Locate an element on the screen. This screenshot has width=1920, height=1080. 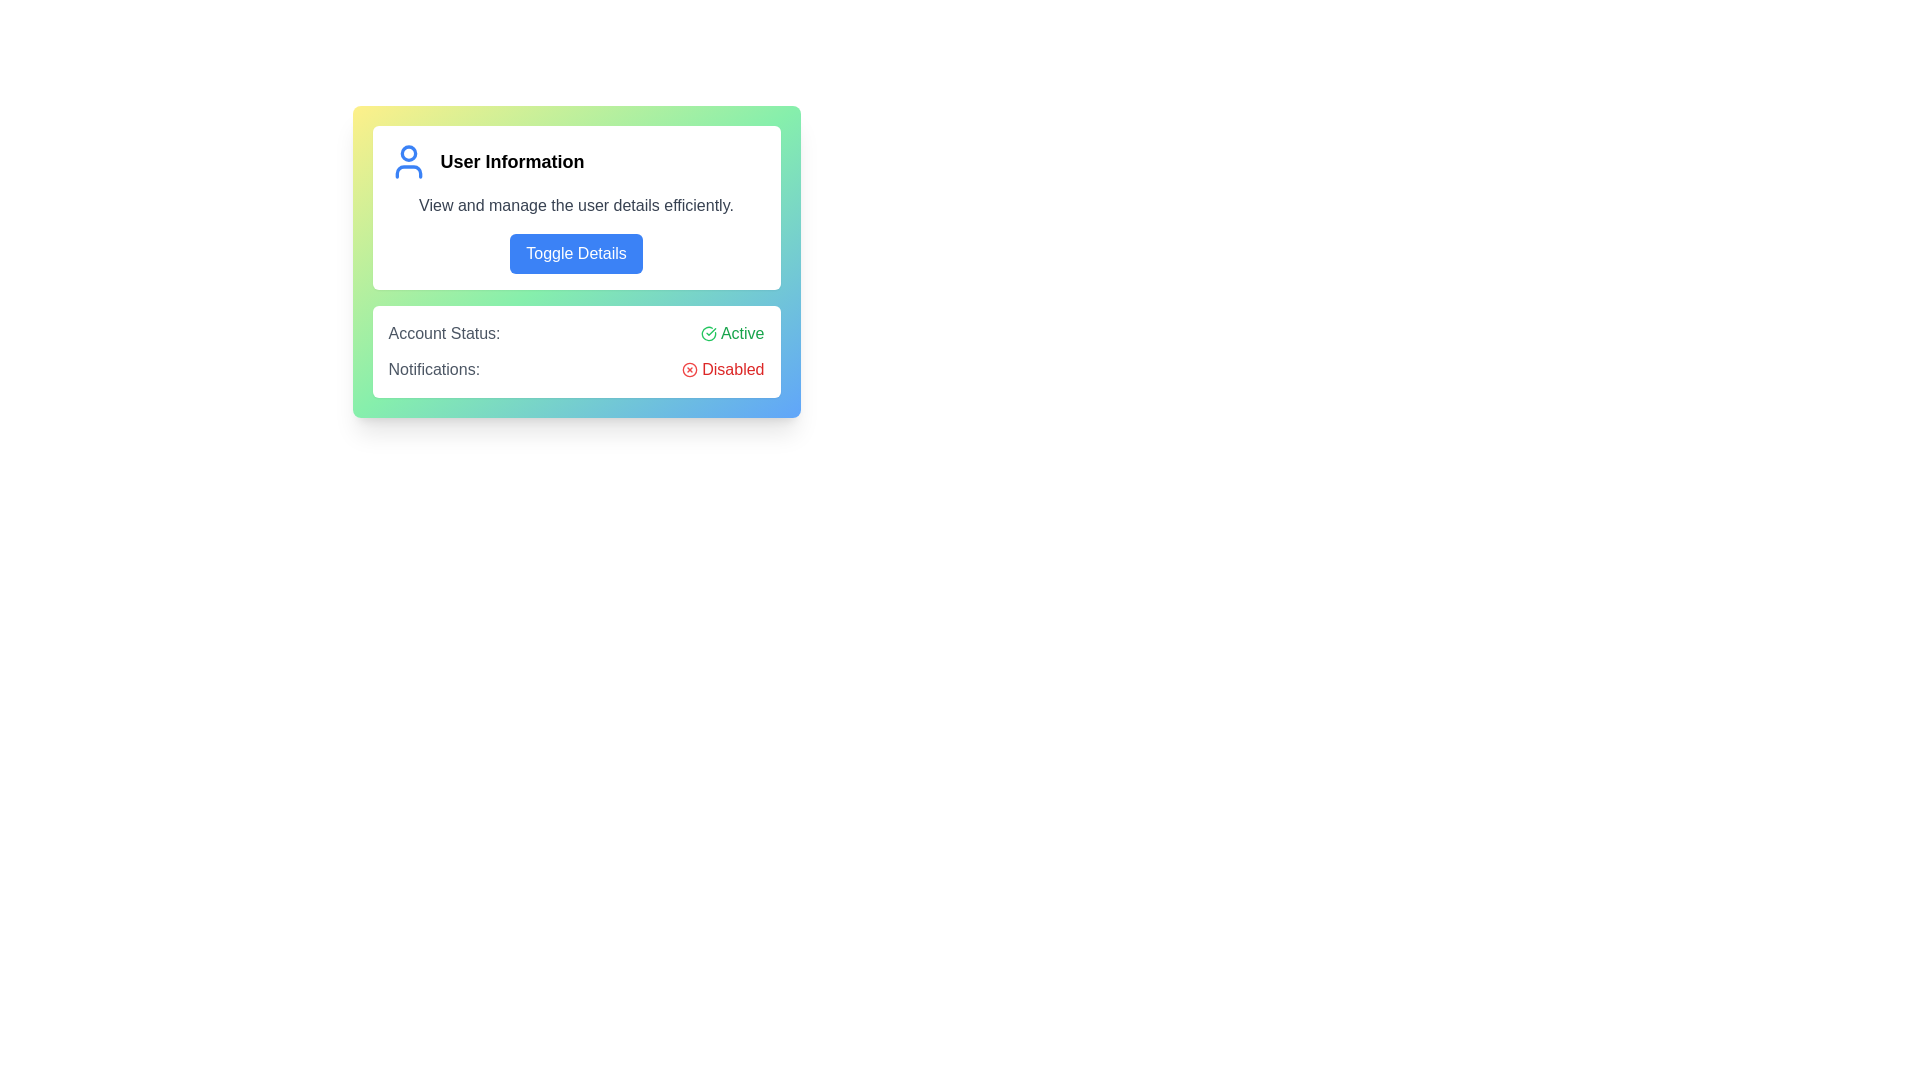
the button located within the 'User Information' card, positioned below the text 'View and manage the user details efficiently.' is located at coordinates (575, 253).